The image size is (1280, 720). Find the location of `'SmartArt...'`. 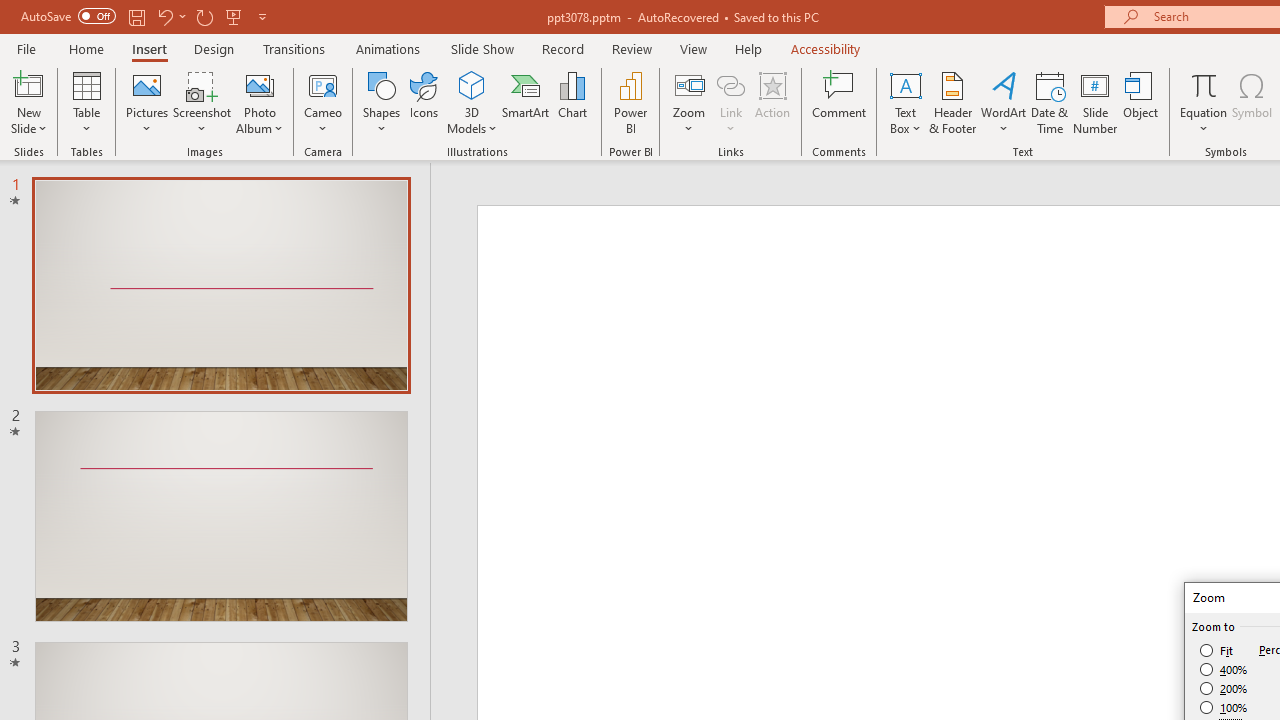

'SmartArt...' is located at coordinates (526, 103).